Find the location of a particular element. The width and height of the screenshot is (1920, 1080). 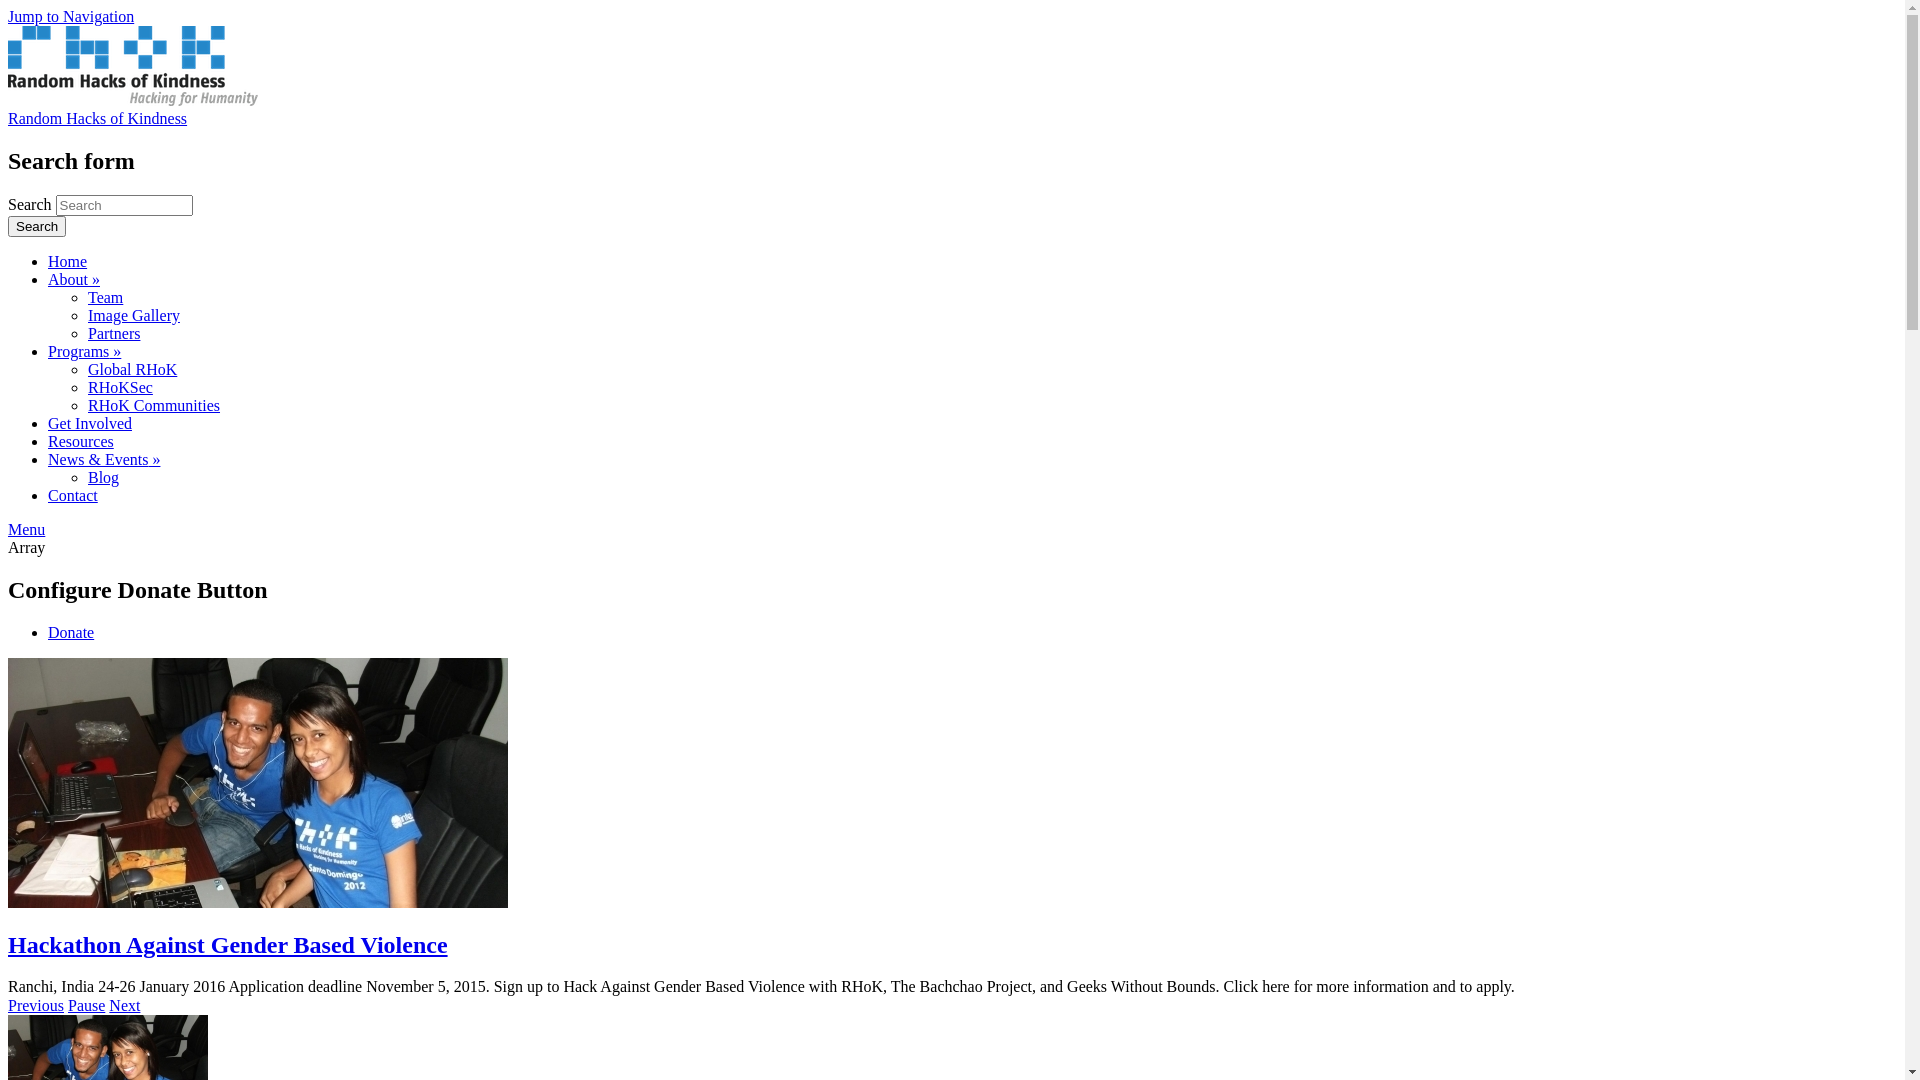

'RHoK Communities' is located at coordinates (152, 405).